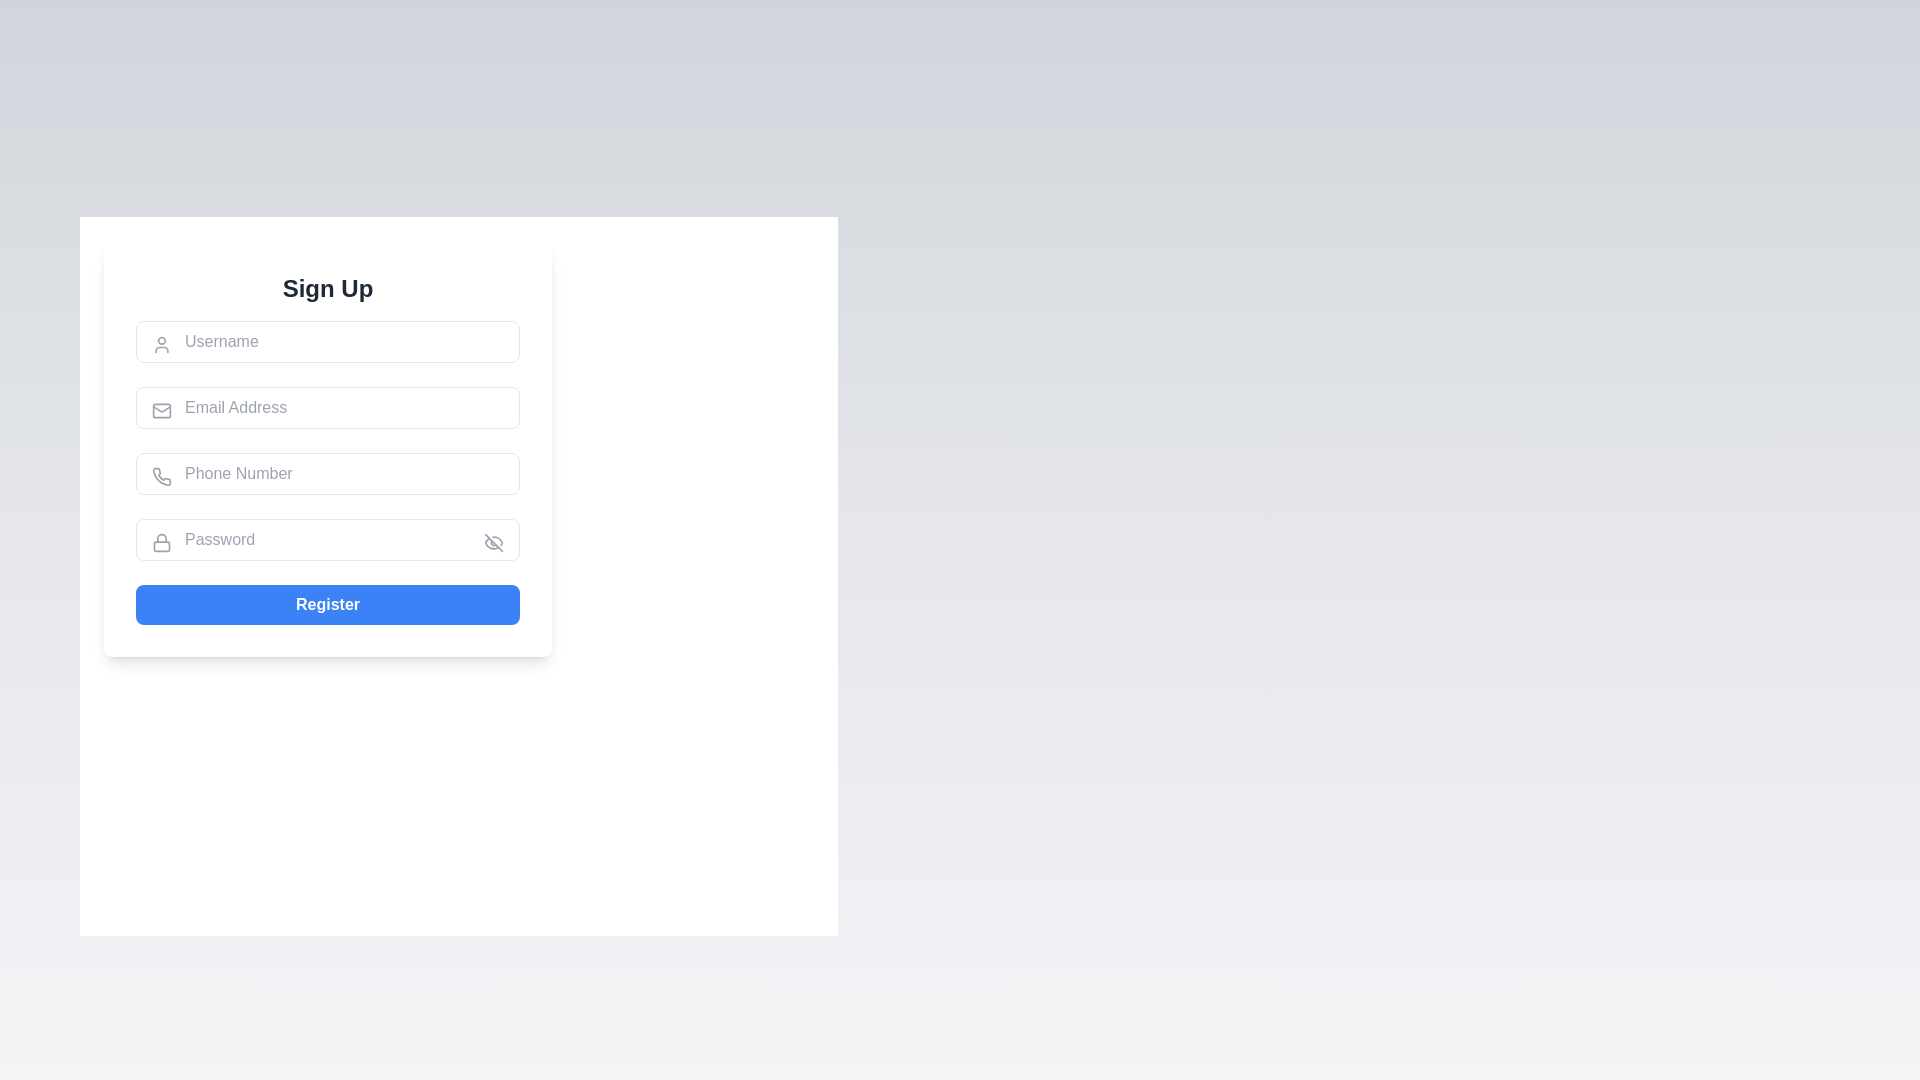 This screenshot has width=1920, height=1080. Describe the element at coordinates (162, 477) in the screenshot. I see `the gray phone icon with a handset shape, positioned to the left of the 'Phone Number' input box` at that location.